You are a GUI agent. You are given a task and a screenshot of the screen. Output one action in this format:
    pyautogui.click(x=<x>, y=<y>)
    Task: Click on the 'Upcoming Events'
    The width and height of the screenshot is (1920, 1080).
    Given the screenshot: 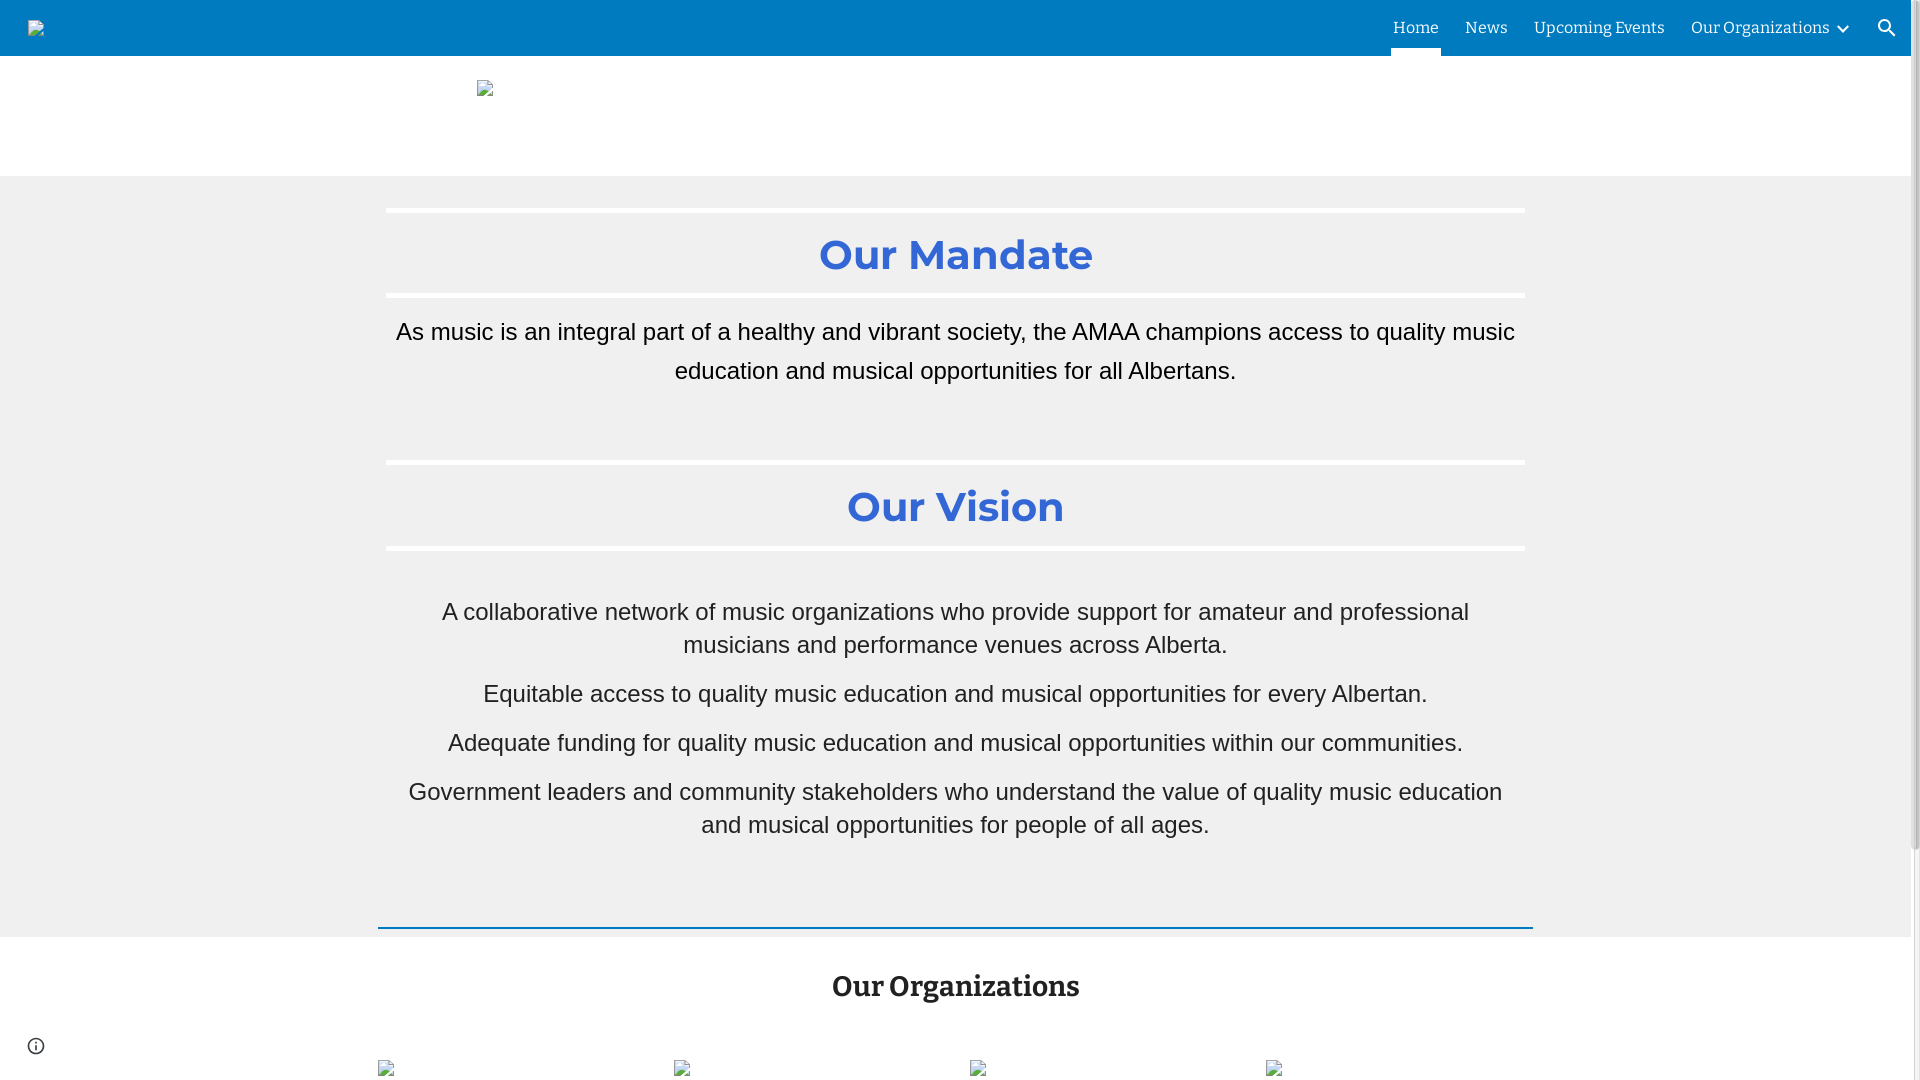 What is the action you would take?
    pyautogui.click(x=1598, y=27)
    